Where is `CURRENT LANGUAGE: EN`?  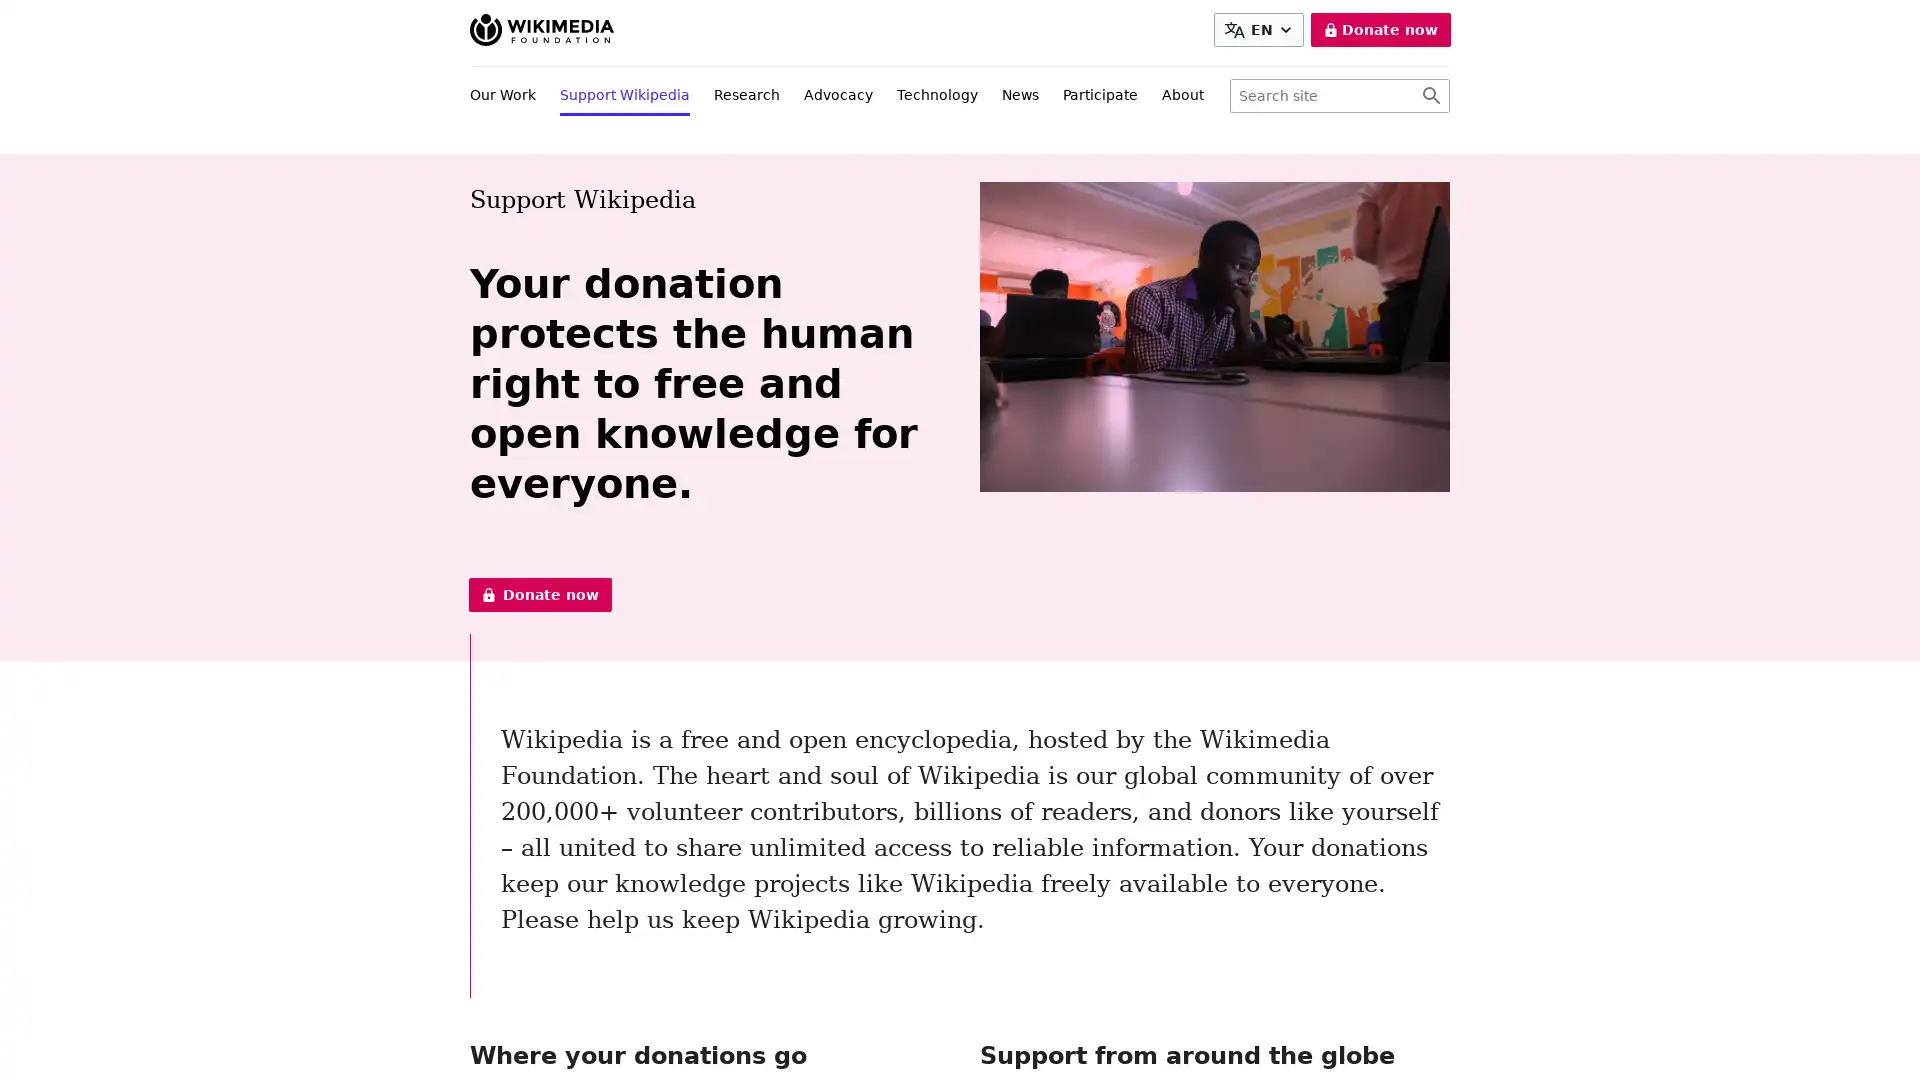 CURRENT LANGUAGE: EN is located at coordinates (1257, 30).